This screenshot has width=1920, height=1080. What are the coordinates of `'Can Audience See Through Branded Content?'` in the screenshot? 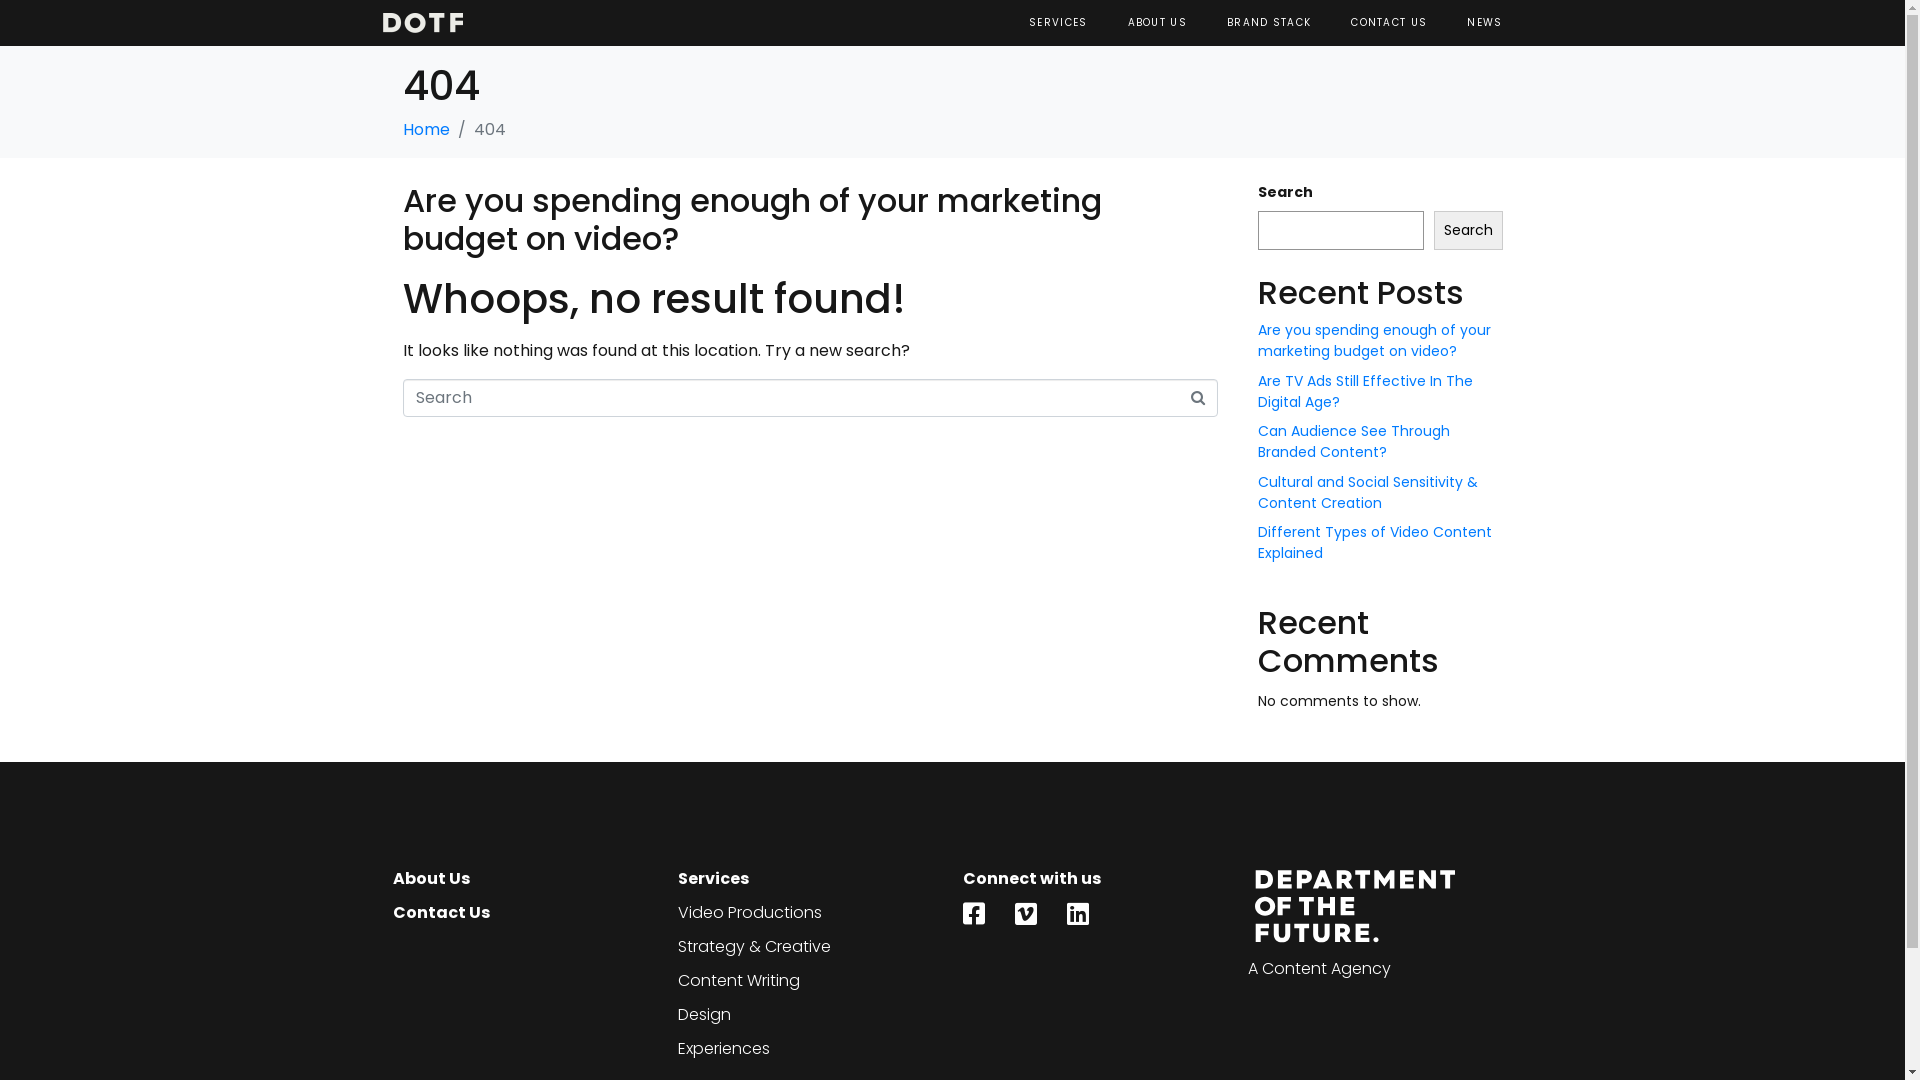 It's located at (1353, 440).